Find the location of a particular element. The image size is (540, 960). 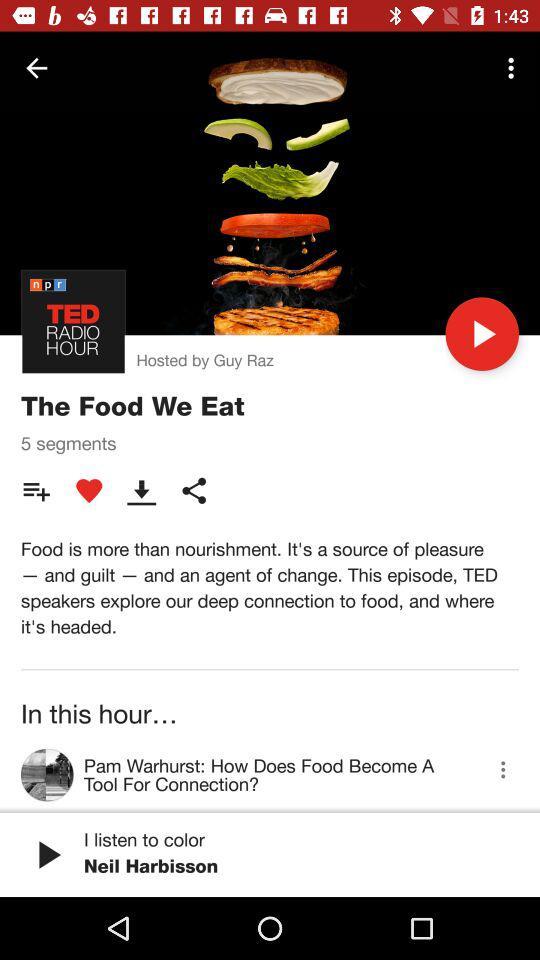

the icon to the right of hosted by guy is located at coordinates (481, 334).